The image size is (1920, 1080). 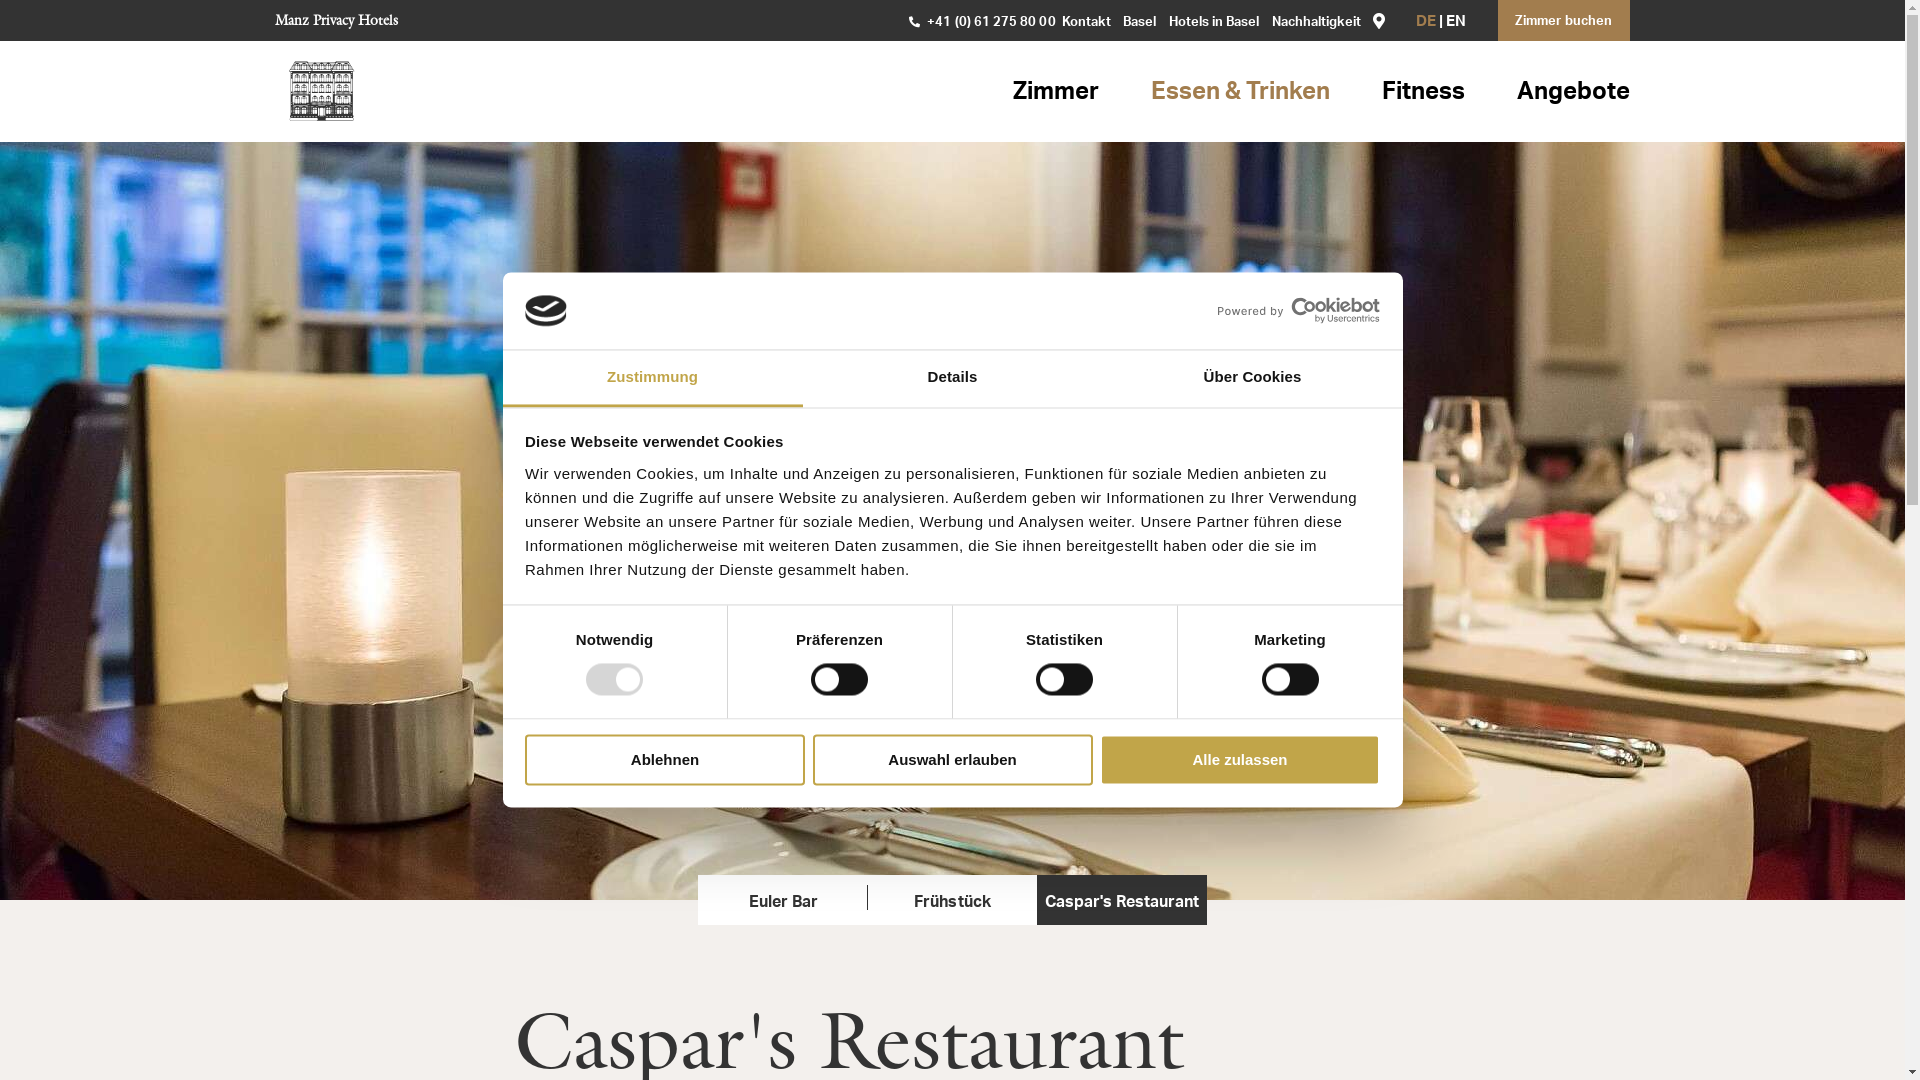 I want to click on 'Angebote', so click(x=1572, y=92).